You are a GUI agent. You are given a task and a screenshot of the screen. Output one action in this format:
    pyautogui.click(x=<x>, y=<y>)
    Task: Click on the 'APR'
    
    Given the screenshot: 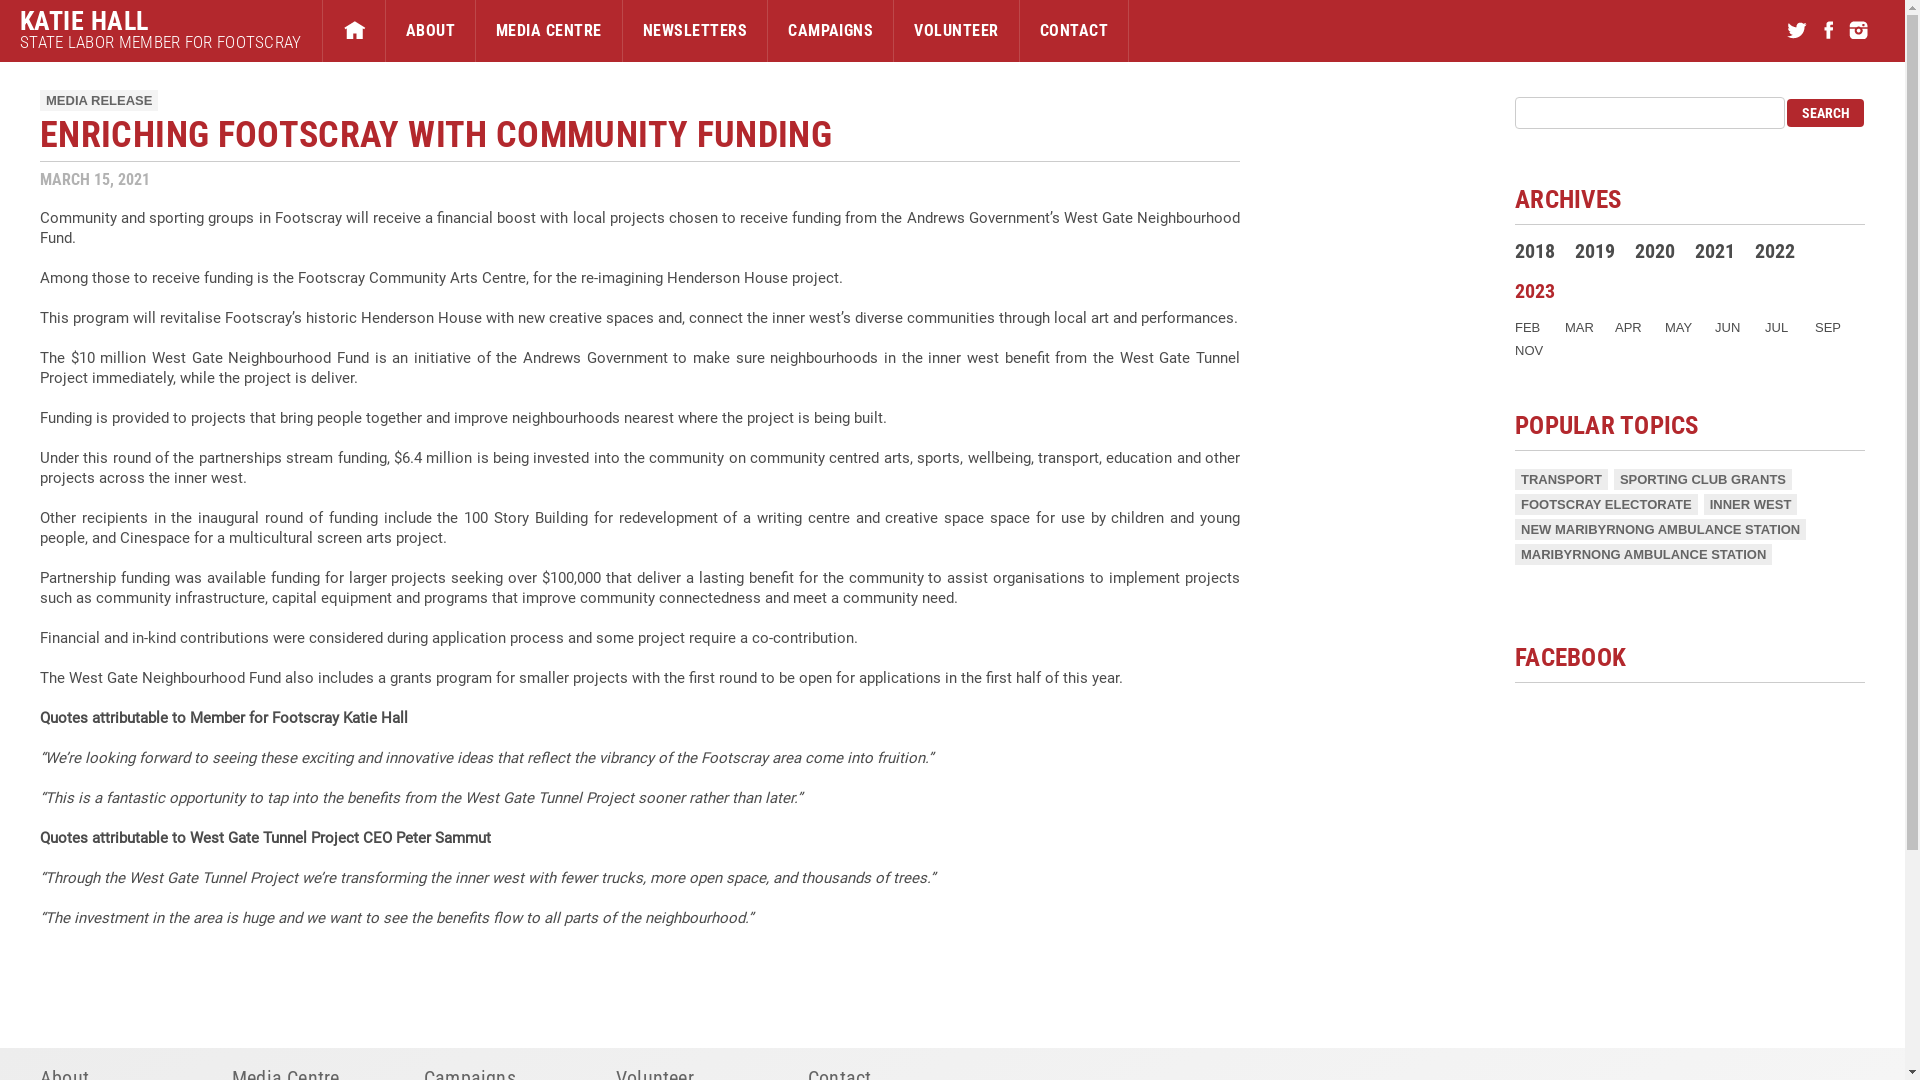 What is the action you would take?
    pyautogui.click(x=1628, y=326)
    